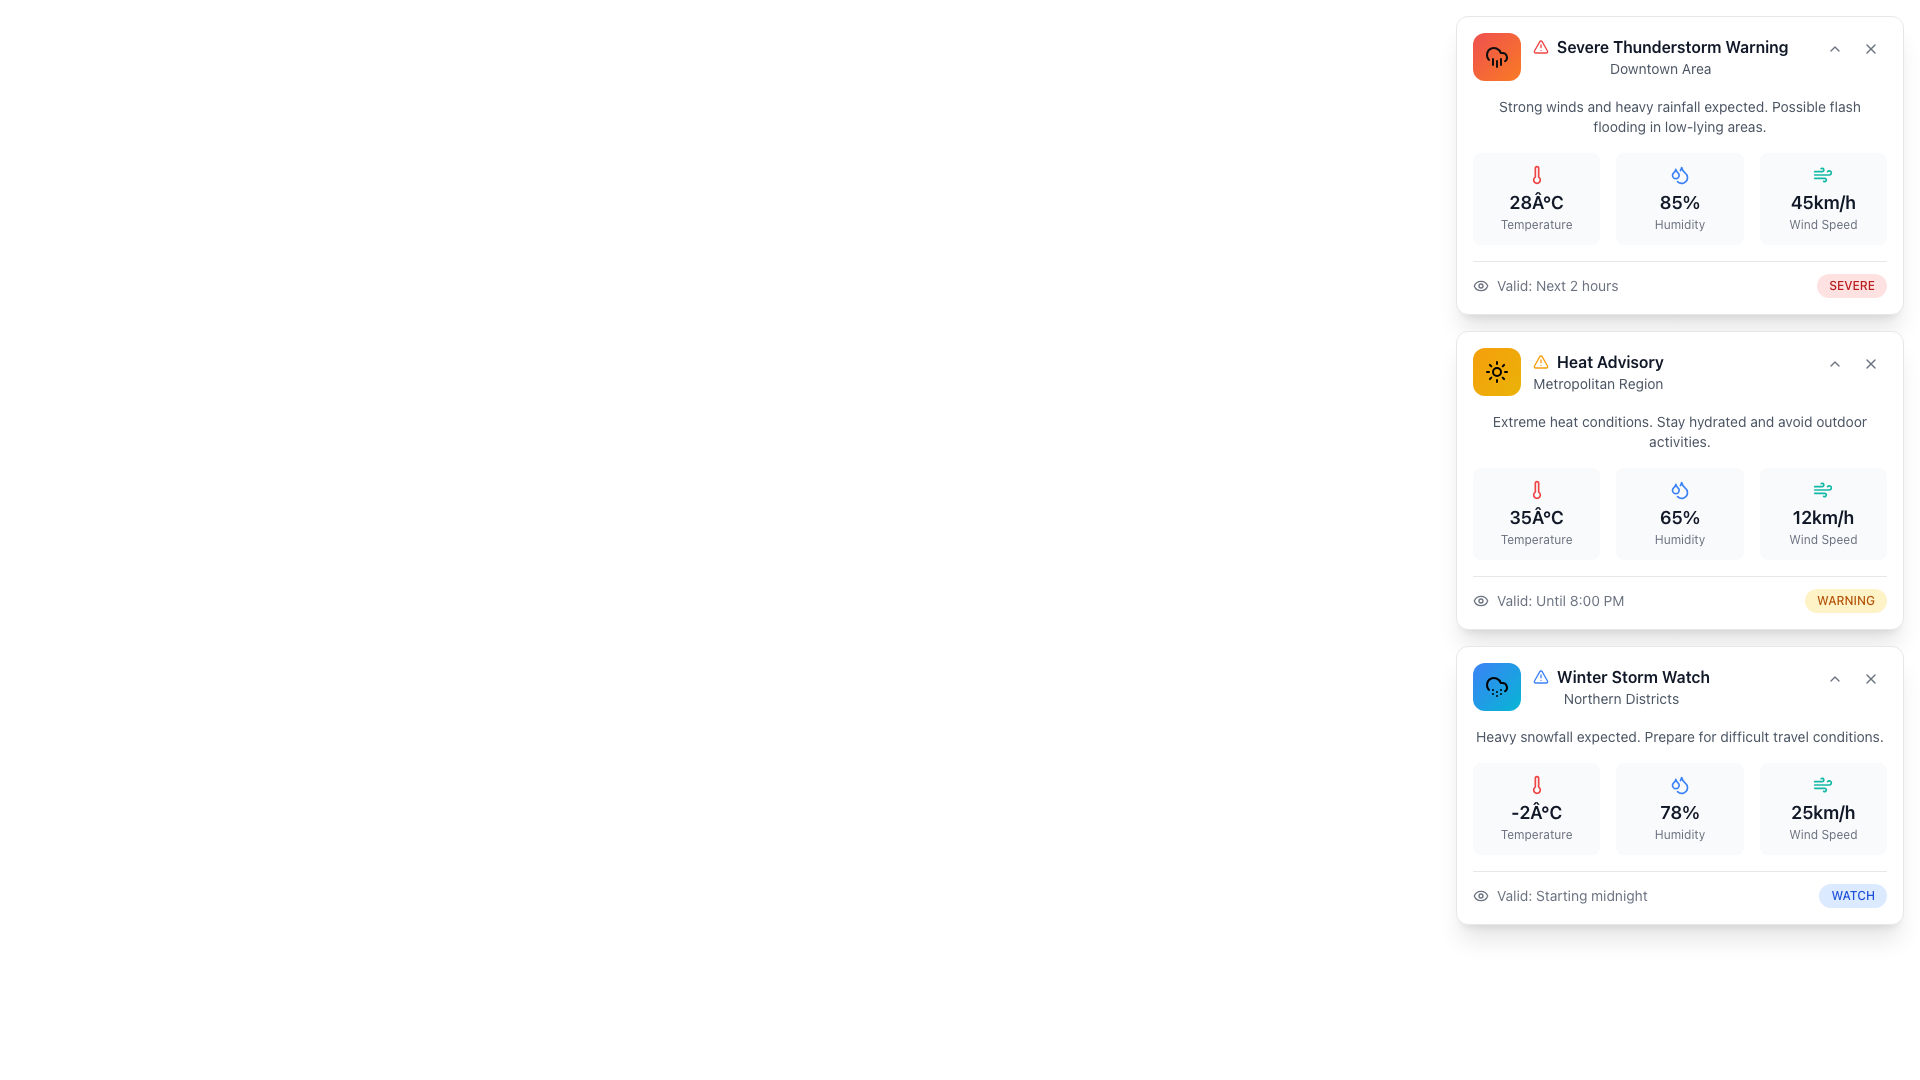 Image resolution: width=1920 pixels, height=1080 pixels. What do you see at coordinates (1870, 48) in the screenshot?
I see `the close button with an SVG icon located in the top-right corner of the 'Severe Thunderstorm Warning' weather card` at bounding box center [1870, 48].